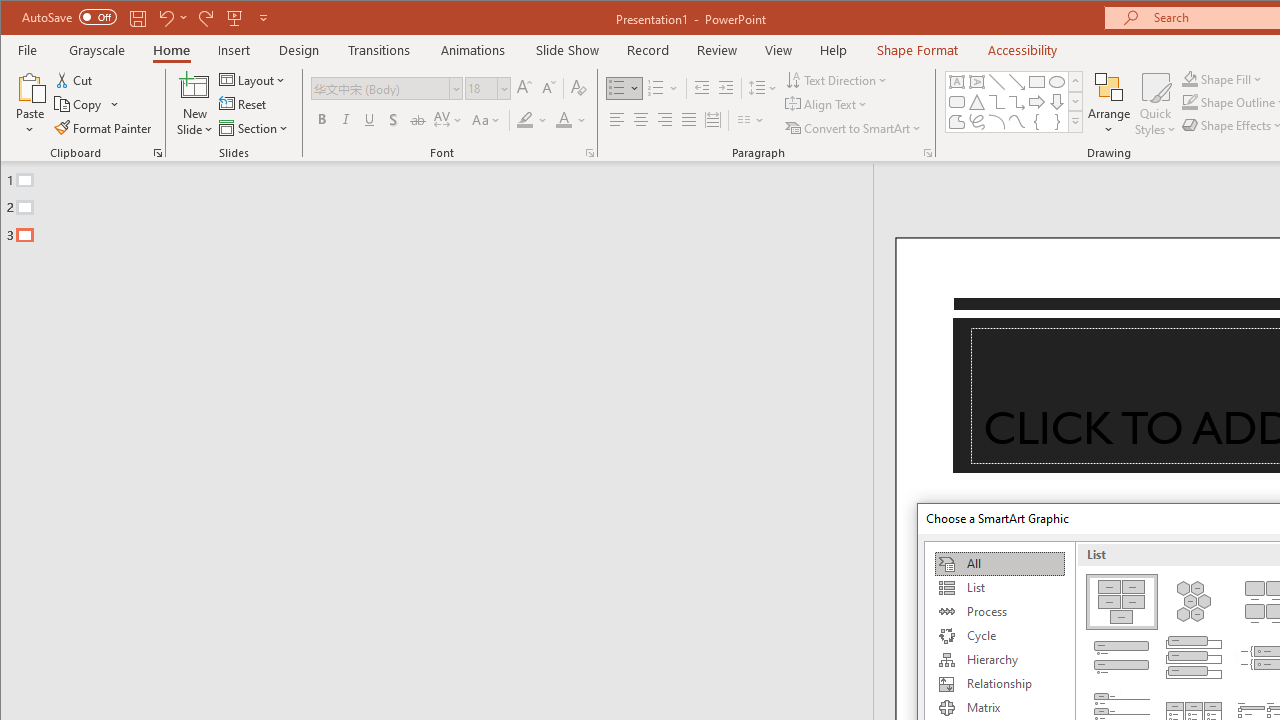 This screenshot has height=720, width=1280. What do you see at coordinates (157, 152) in the screenshot?
I see `'Office Clipboard...'` at bounding box center [157, 152].